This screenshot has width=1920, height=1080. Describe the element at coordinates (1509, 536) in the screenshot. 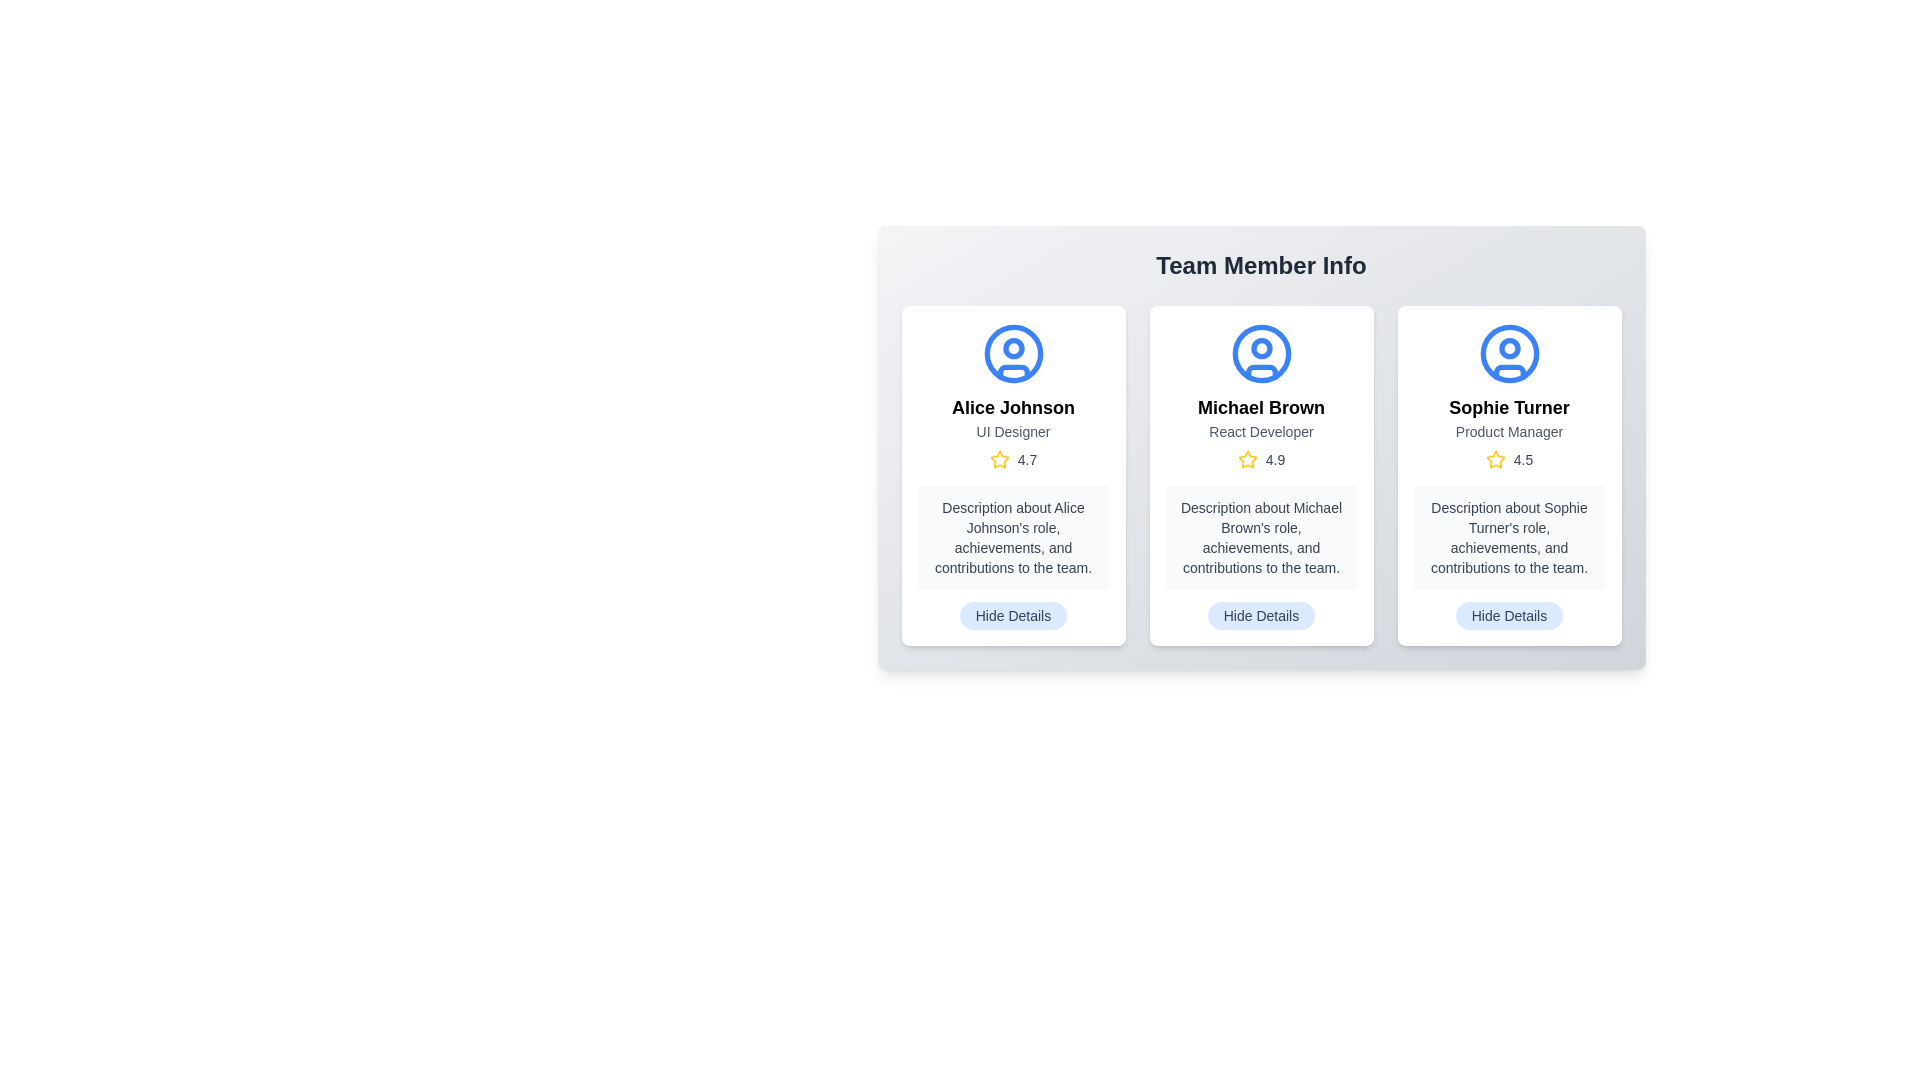

I see `the static text block that provides a detailed description of Sophie Turner, located in the bottom part of the third card in the 'Team Member Info' section` at that location.